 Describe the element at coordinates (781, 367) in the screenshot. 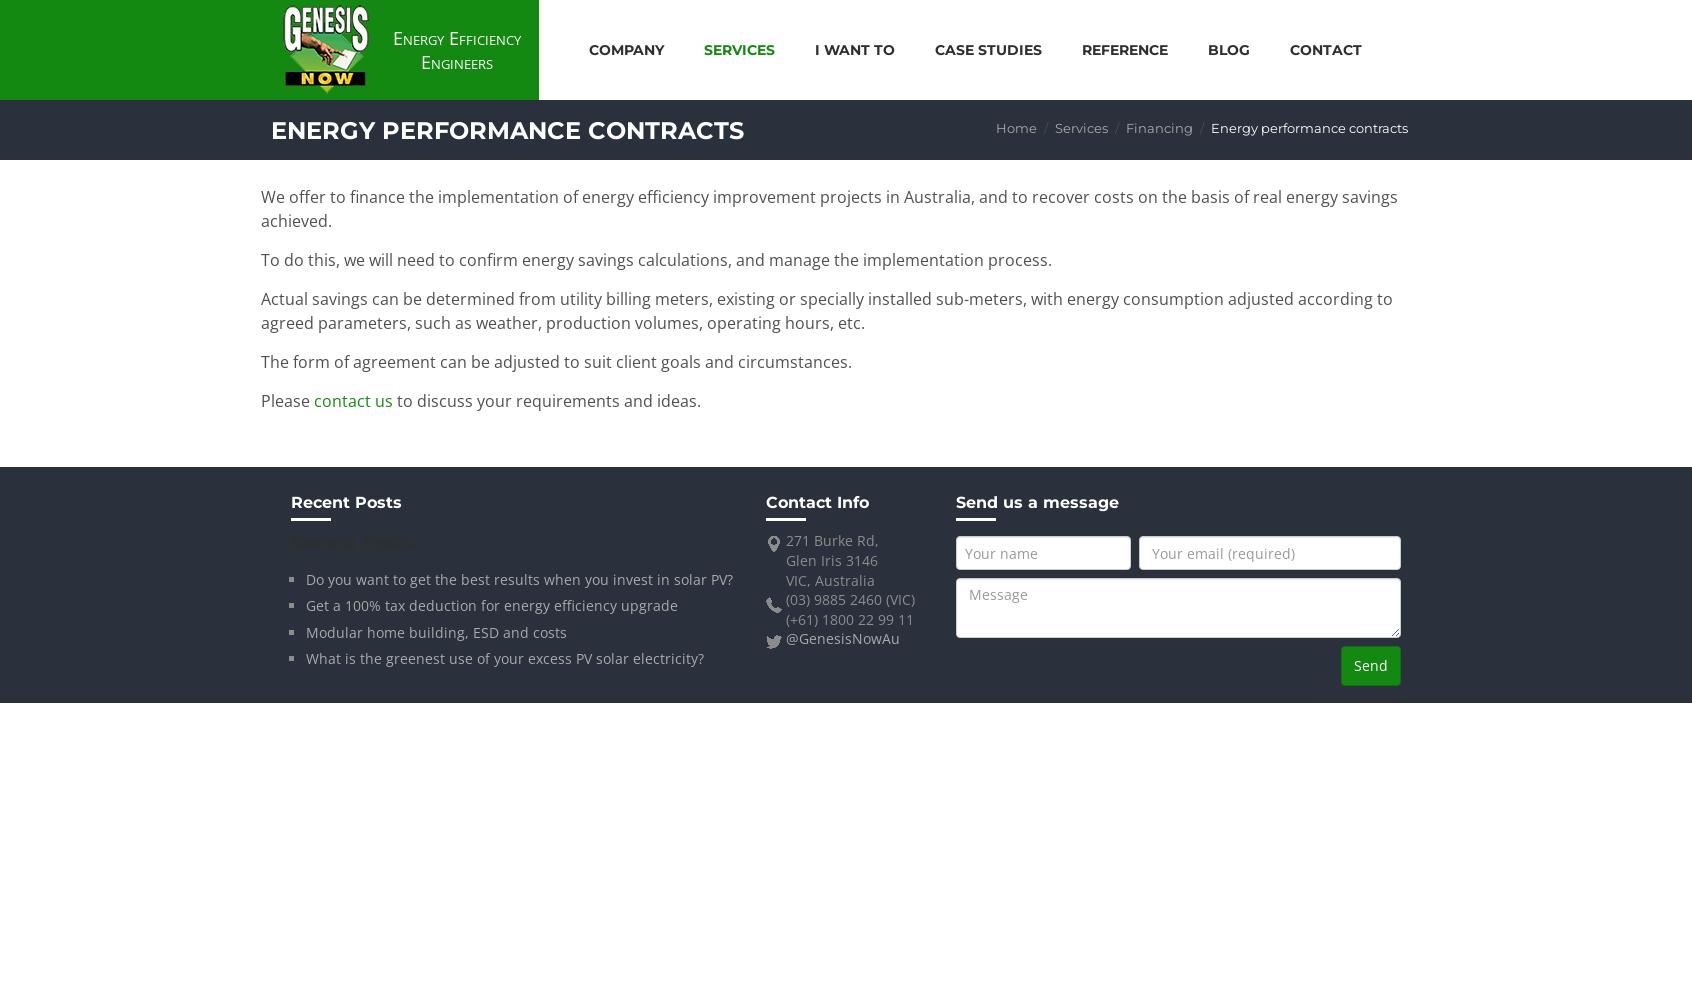

I see `'Clean technology investment program'` at that location.